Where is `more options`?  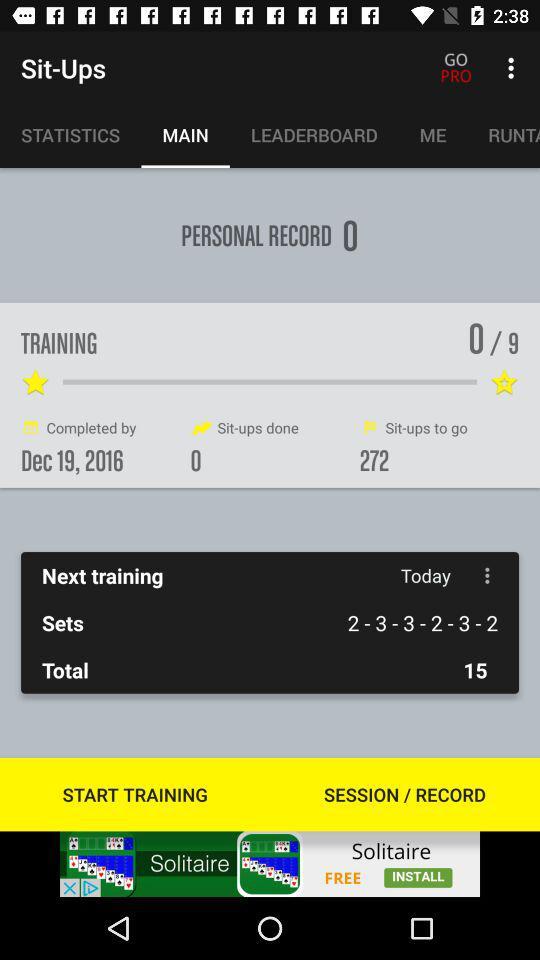
more options is located at coordinates (486, 575).